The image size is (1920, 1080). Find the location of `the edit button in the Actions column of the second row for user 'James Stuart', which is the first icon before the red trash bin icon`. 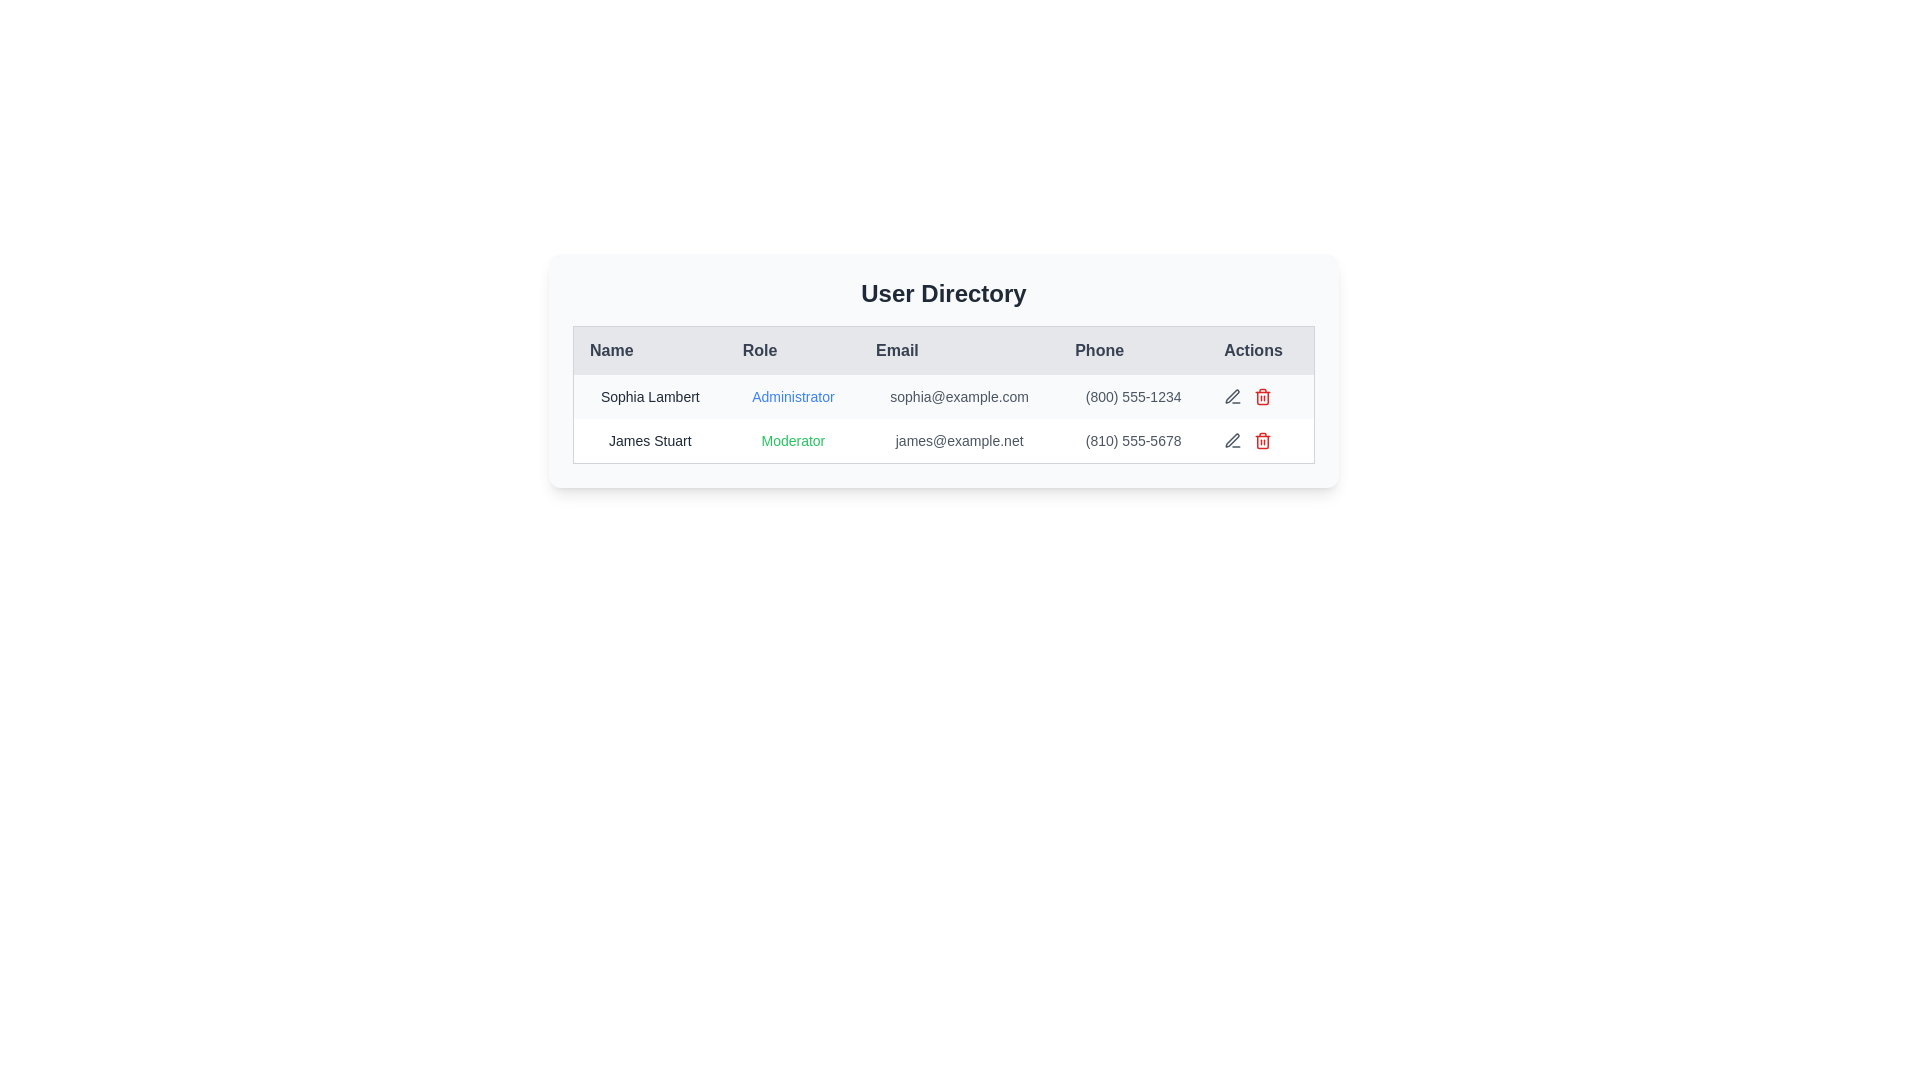

the edit button in the Actions column of the second row for user 'James Stuart', which is the first icon before the red trash bin icon is located at coordinates (1232, 397).